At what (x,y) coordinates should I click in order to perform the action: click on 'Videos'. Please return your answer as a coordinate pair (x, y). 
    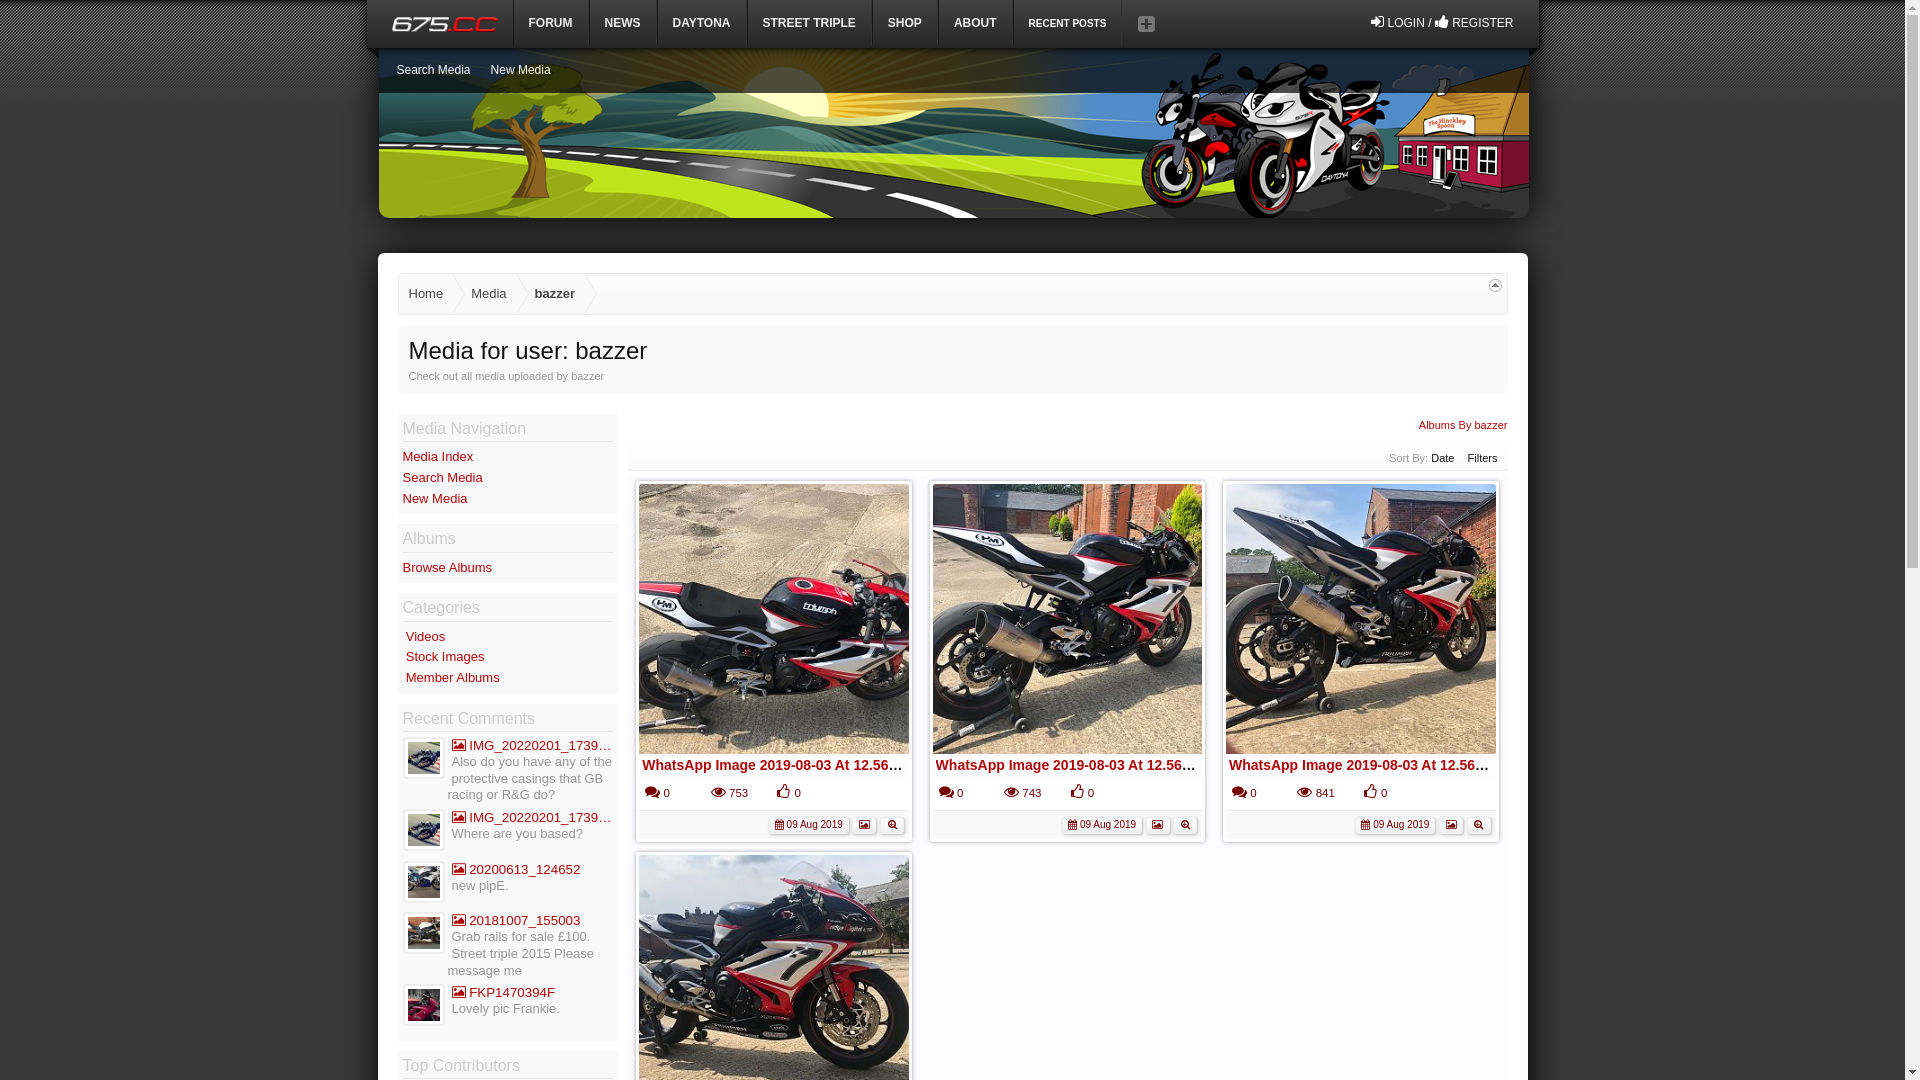
    Looking at the image, I should click on (405, 636).